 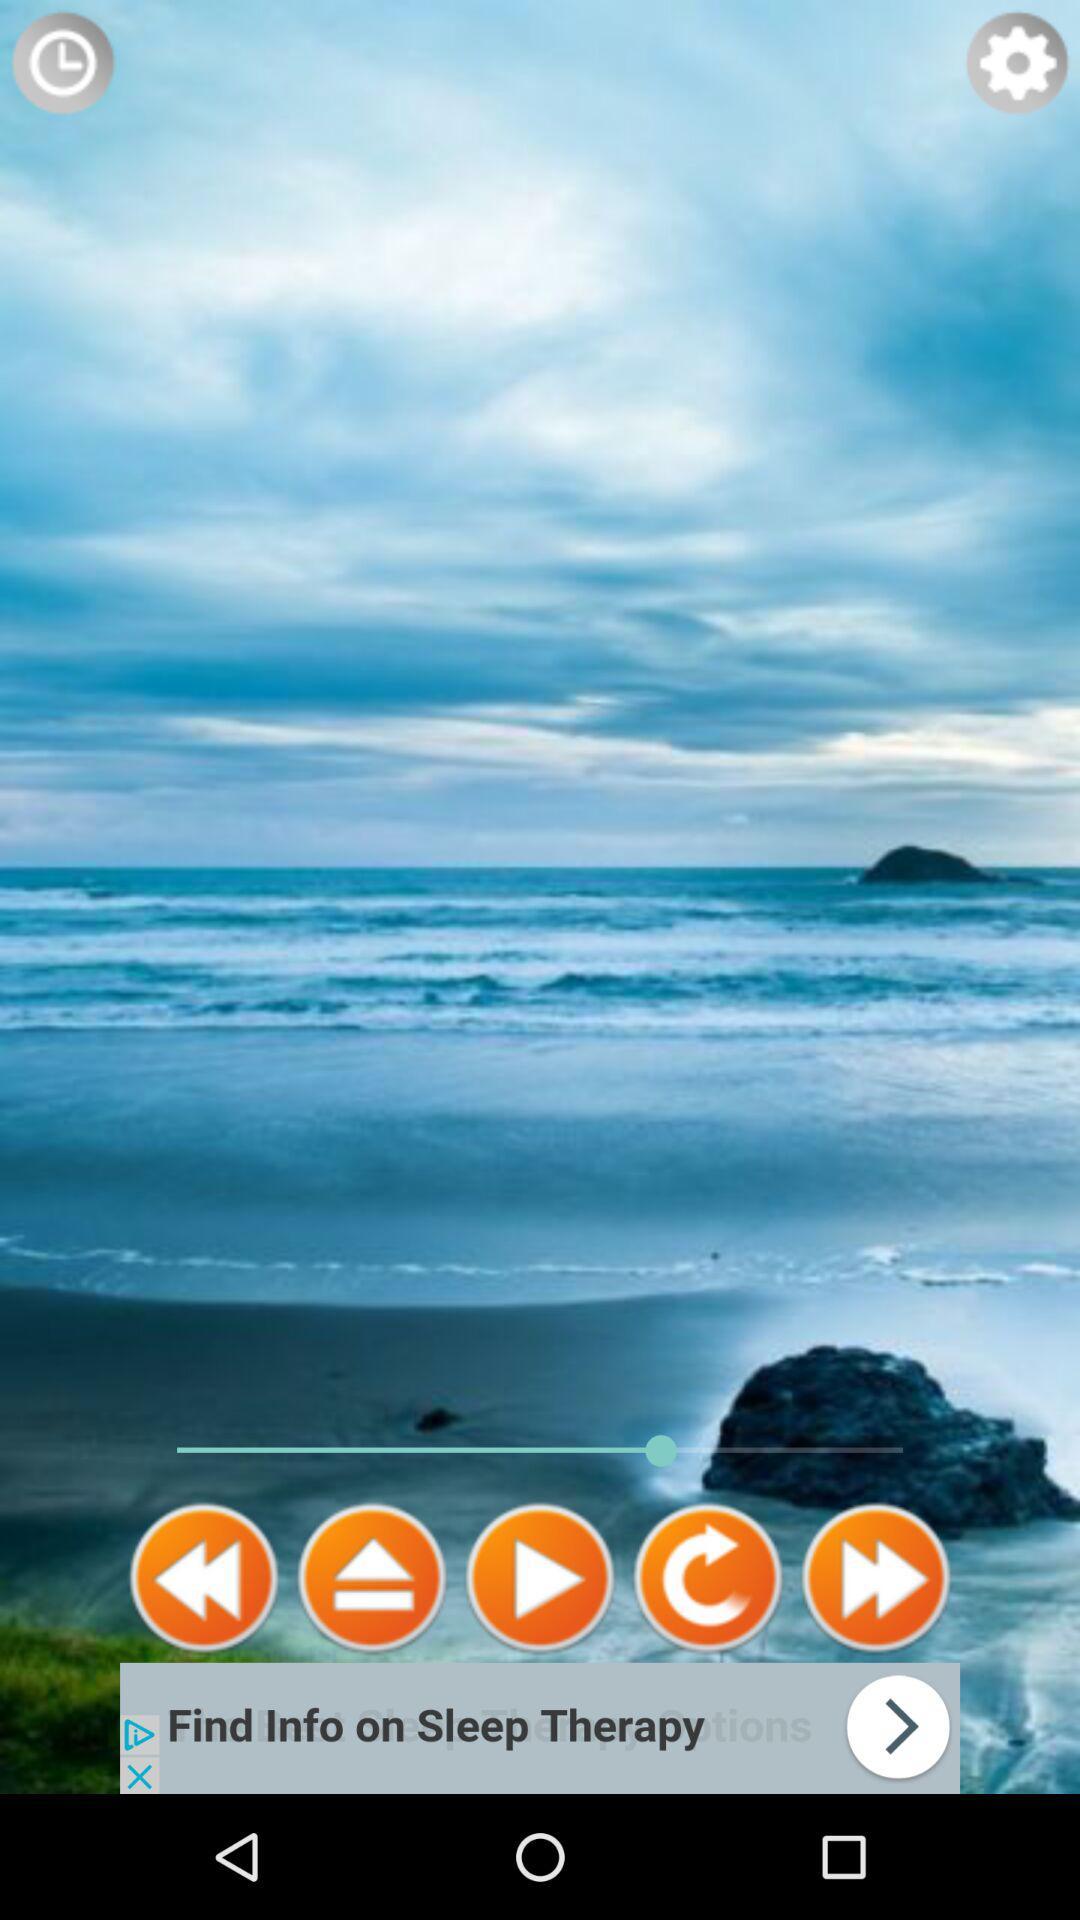 I want to click on the time icon, so click(x=61, y=67).